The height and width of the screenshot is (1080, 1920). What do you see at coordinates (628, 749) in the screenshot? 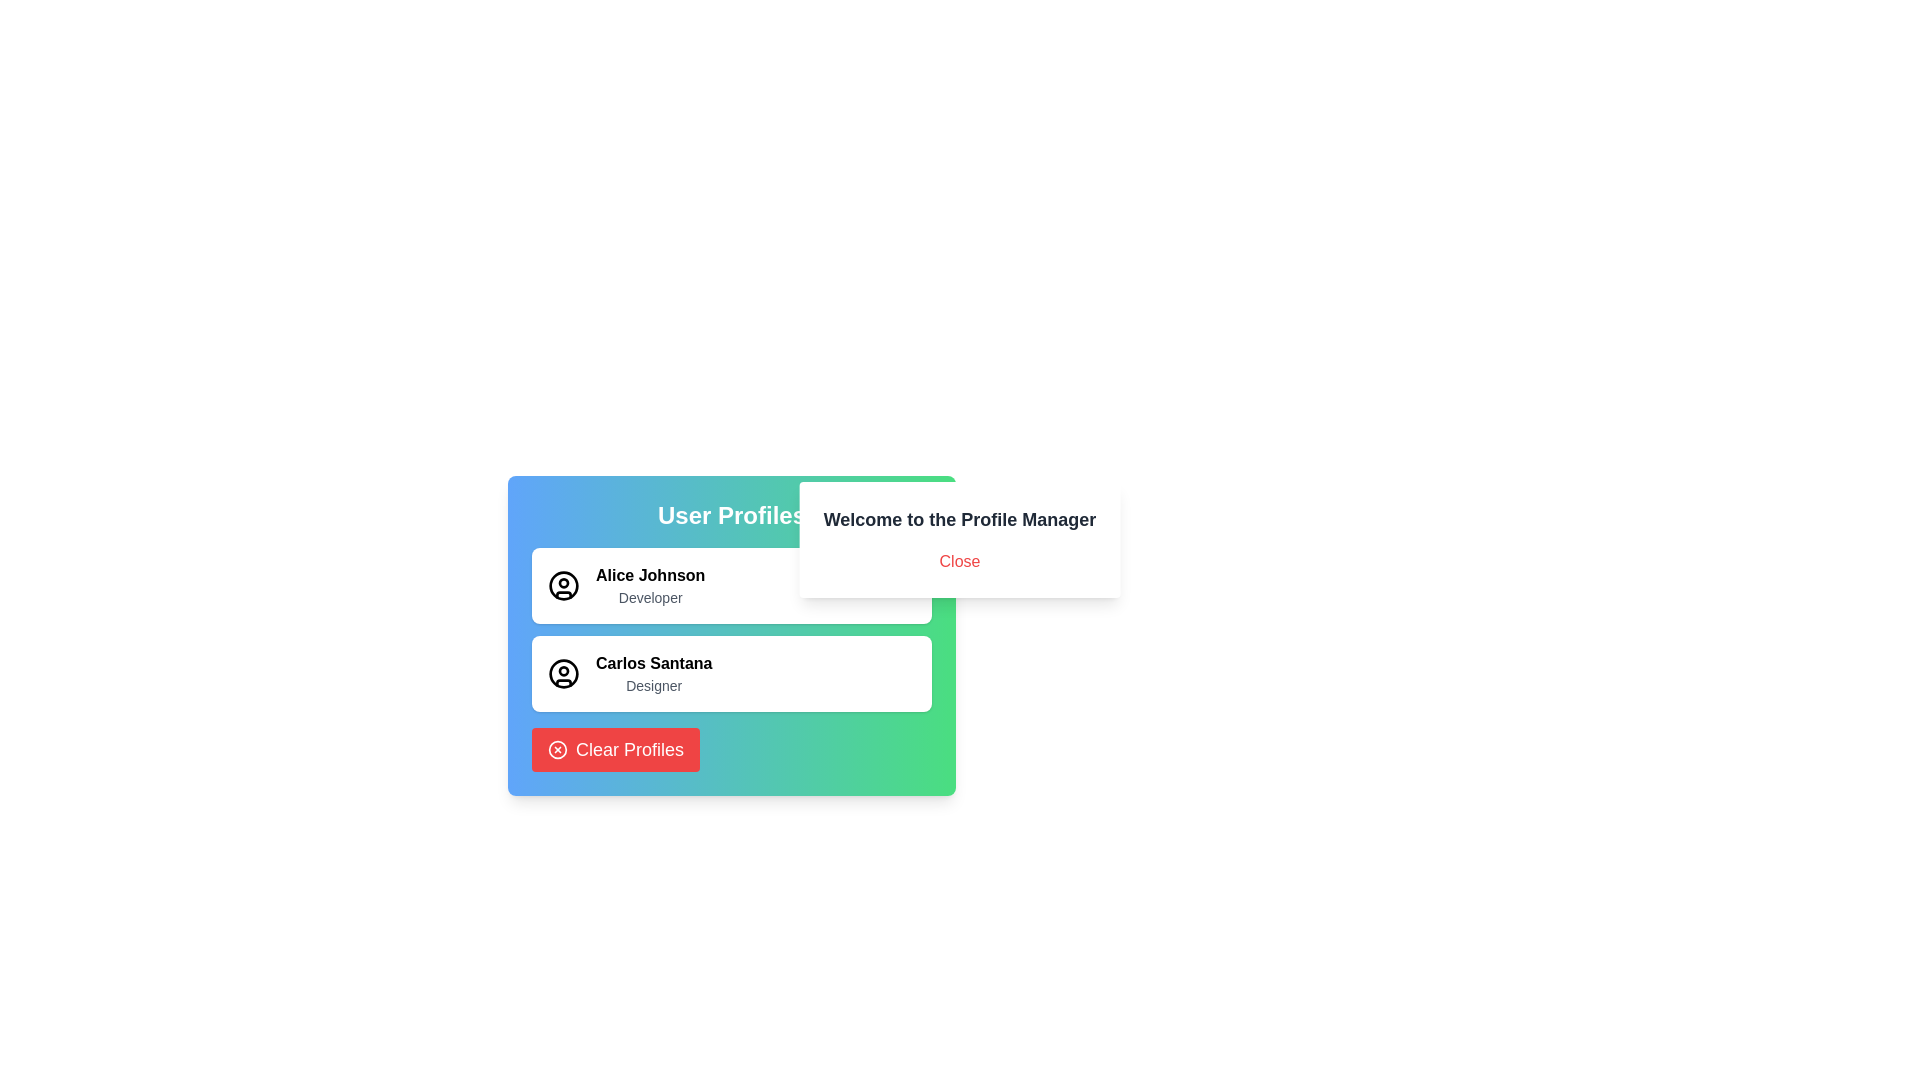
I see `the 'Clear Profiles' text component within the red button located at the bottom of the 'User Profiles' panel` at bounding box center [628, 749].